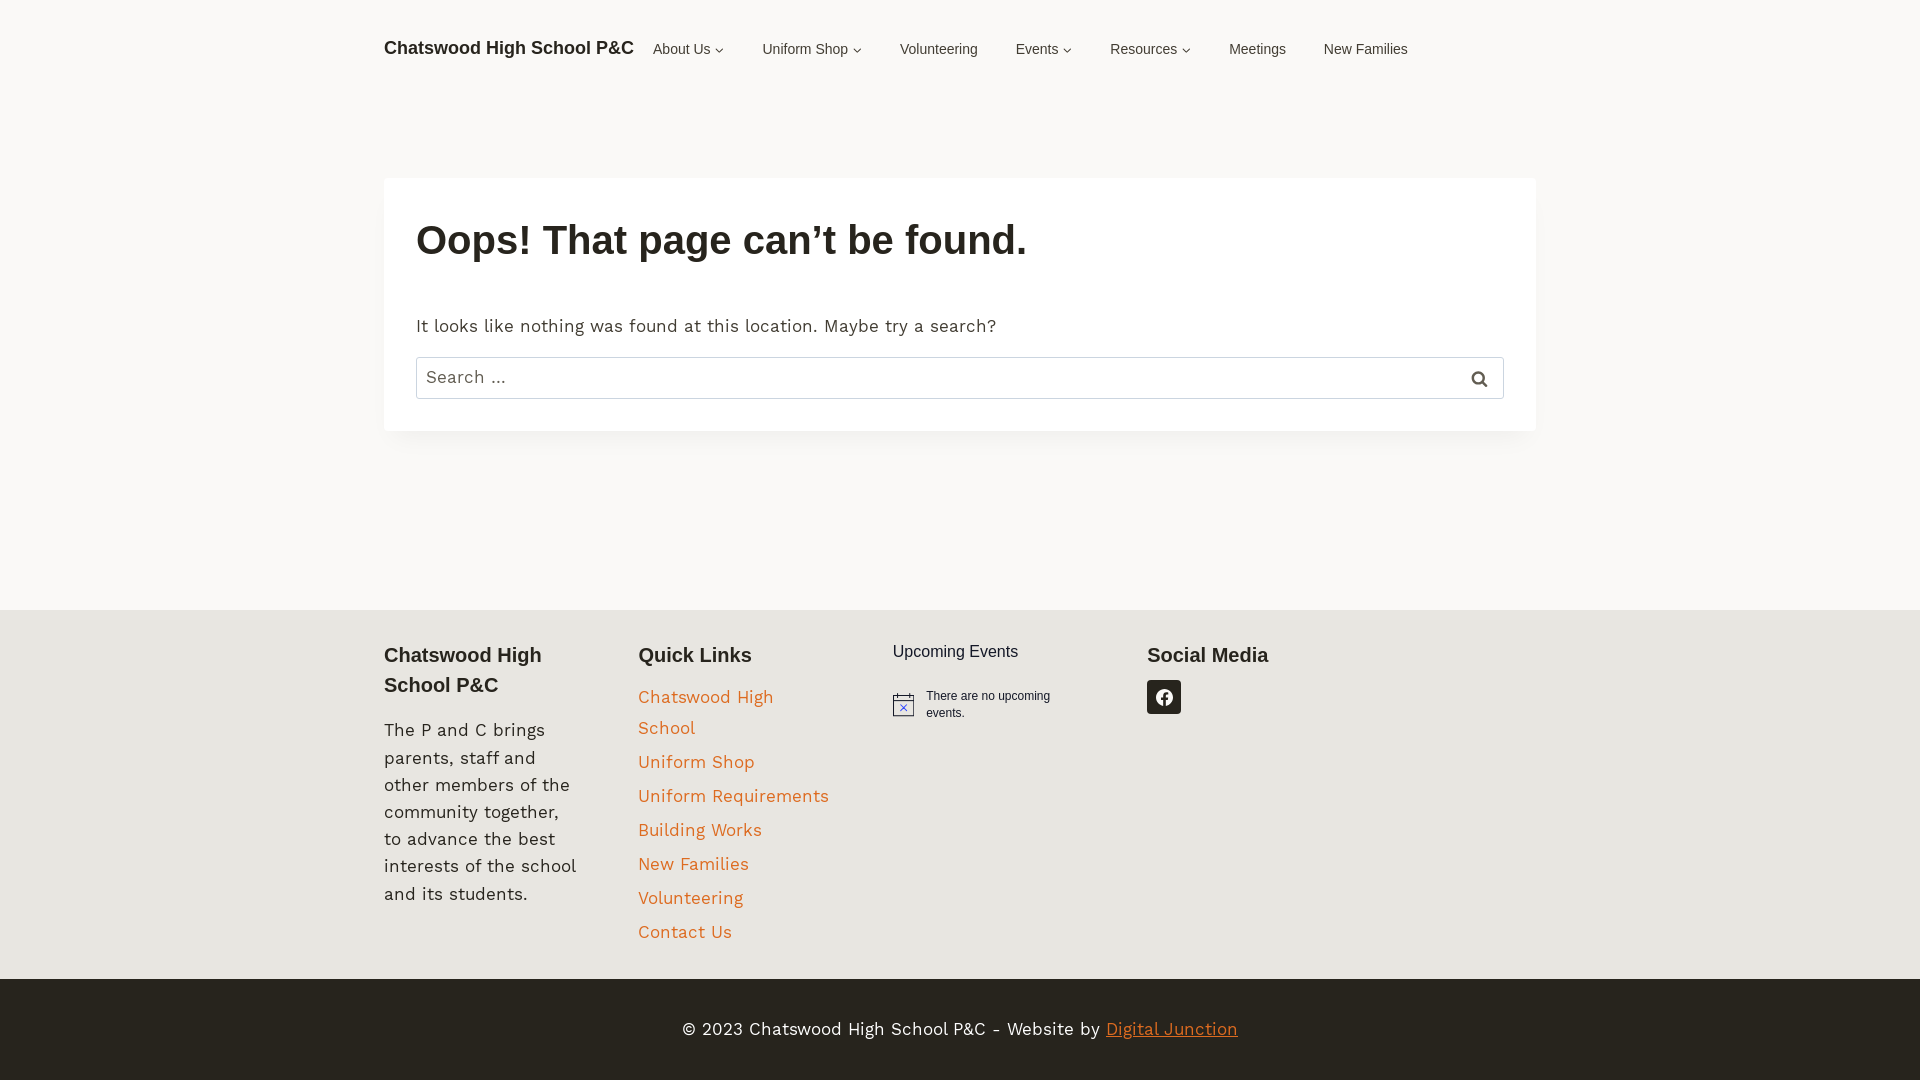 Image resolution: width=1920 pixels, height=1080 pixels. I want to click on 'Resources', so click(1150, 48).